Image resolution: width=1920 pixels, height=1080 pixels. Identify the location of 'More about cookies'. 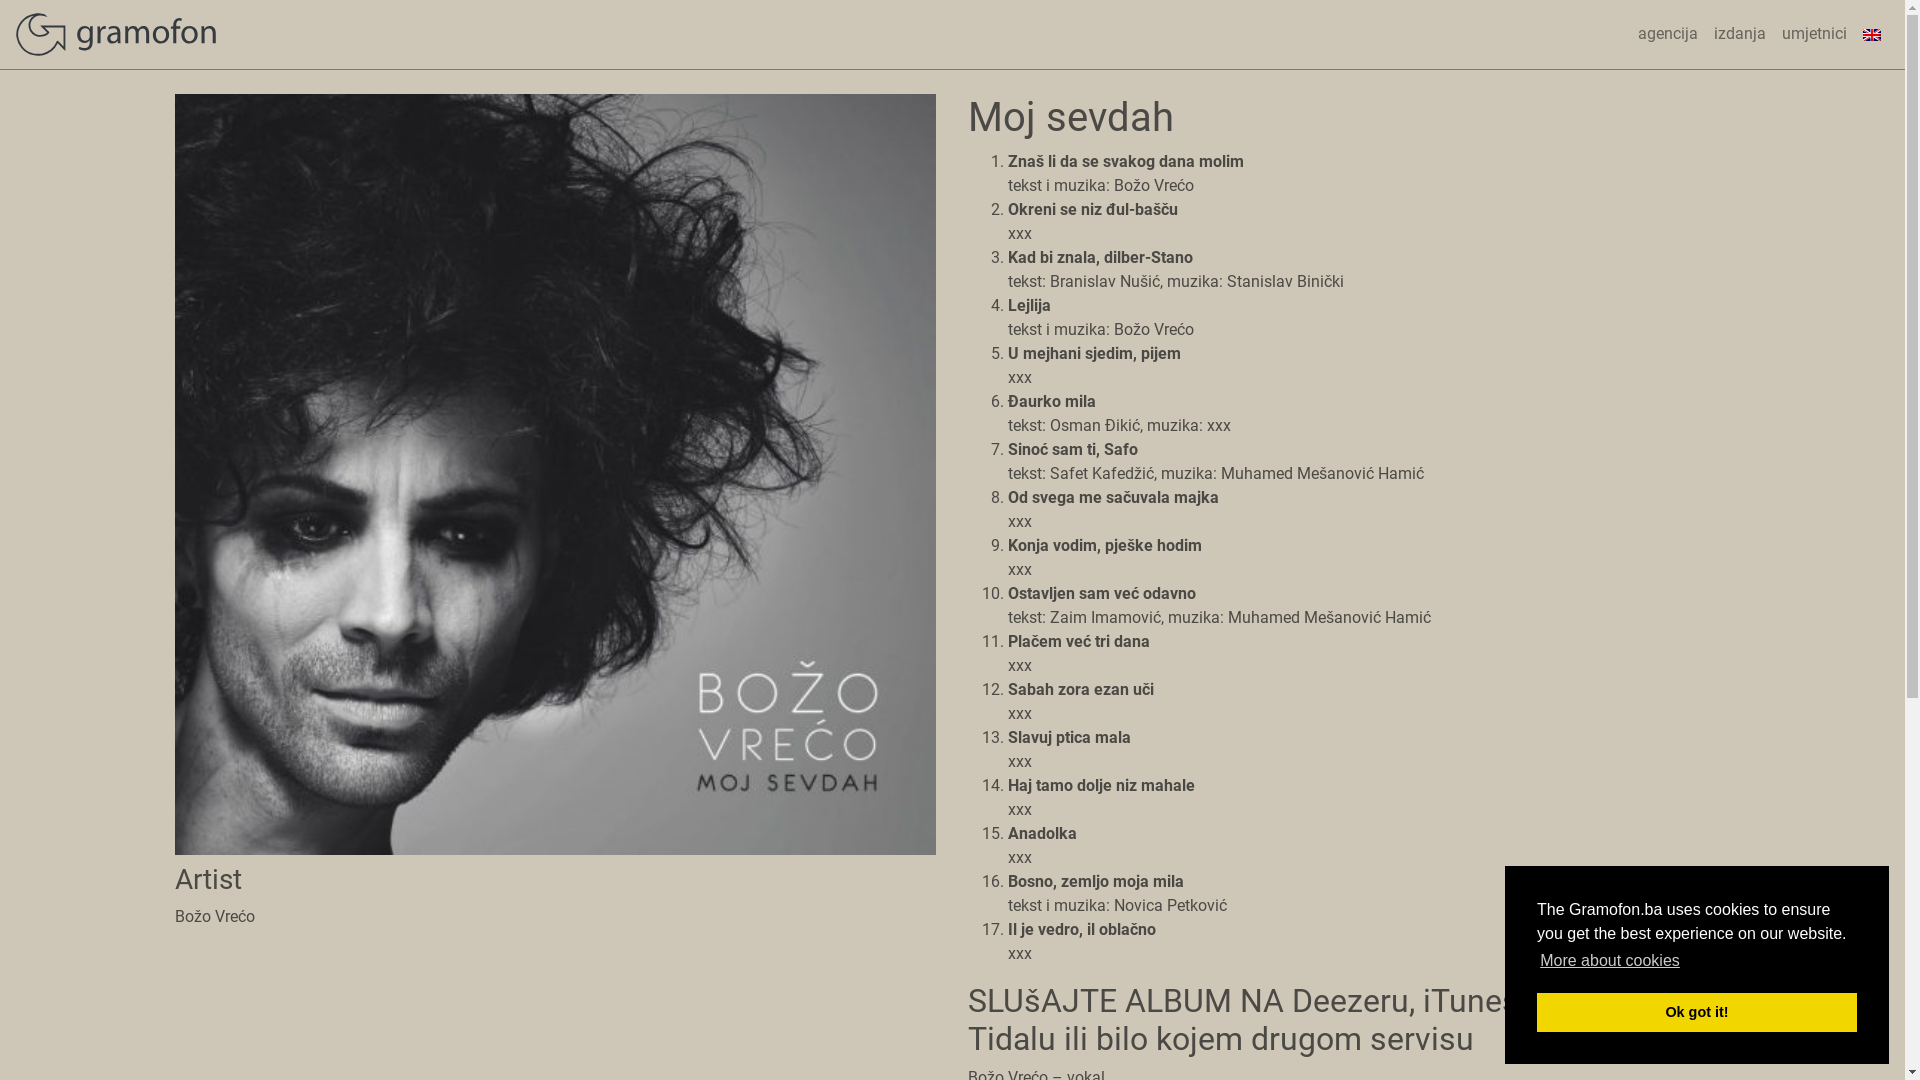
(1609, 959).